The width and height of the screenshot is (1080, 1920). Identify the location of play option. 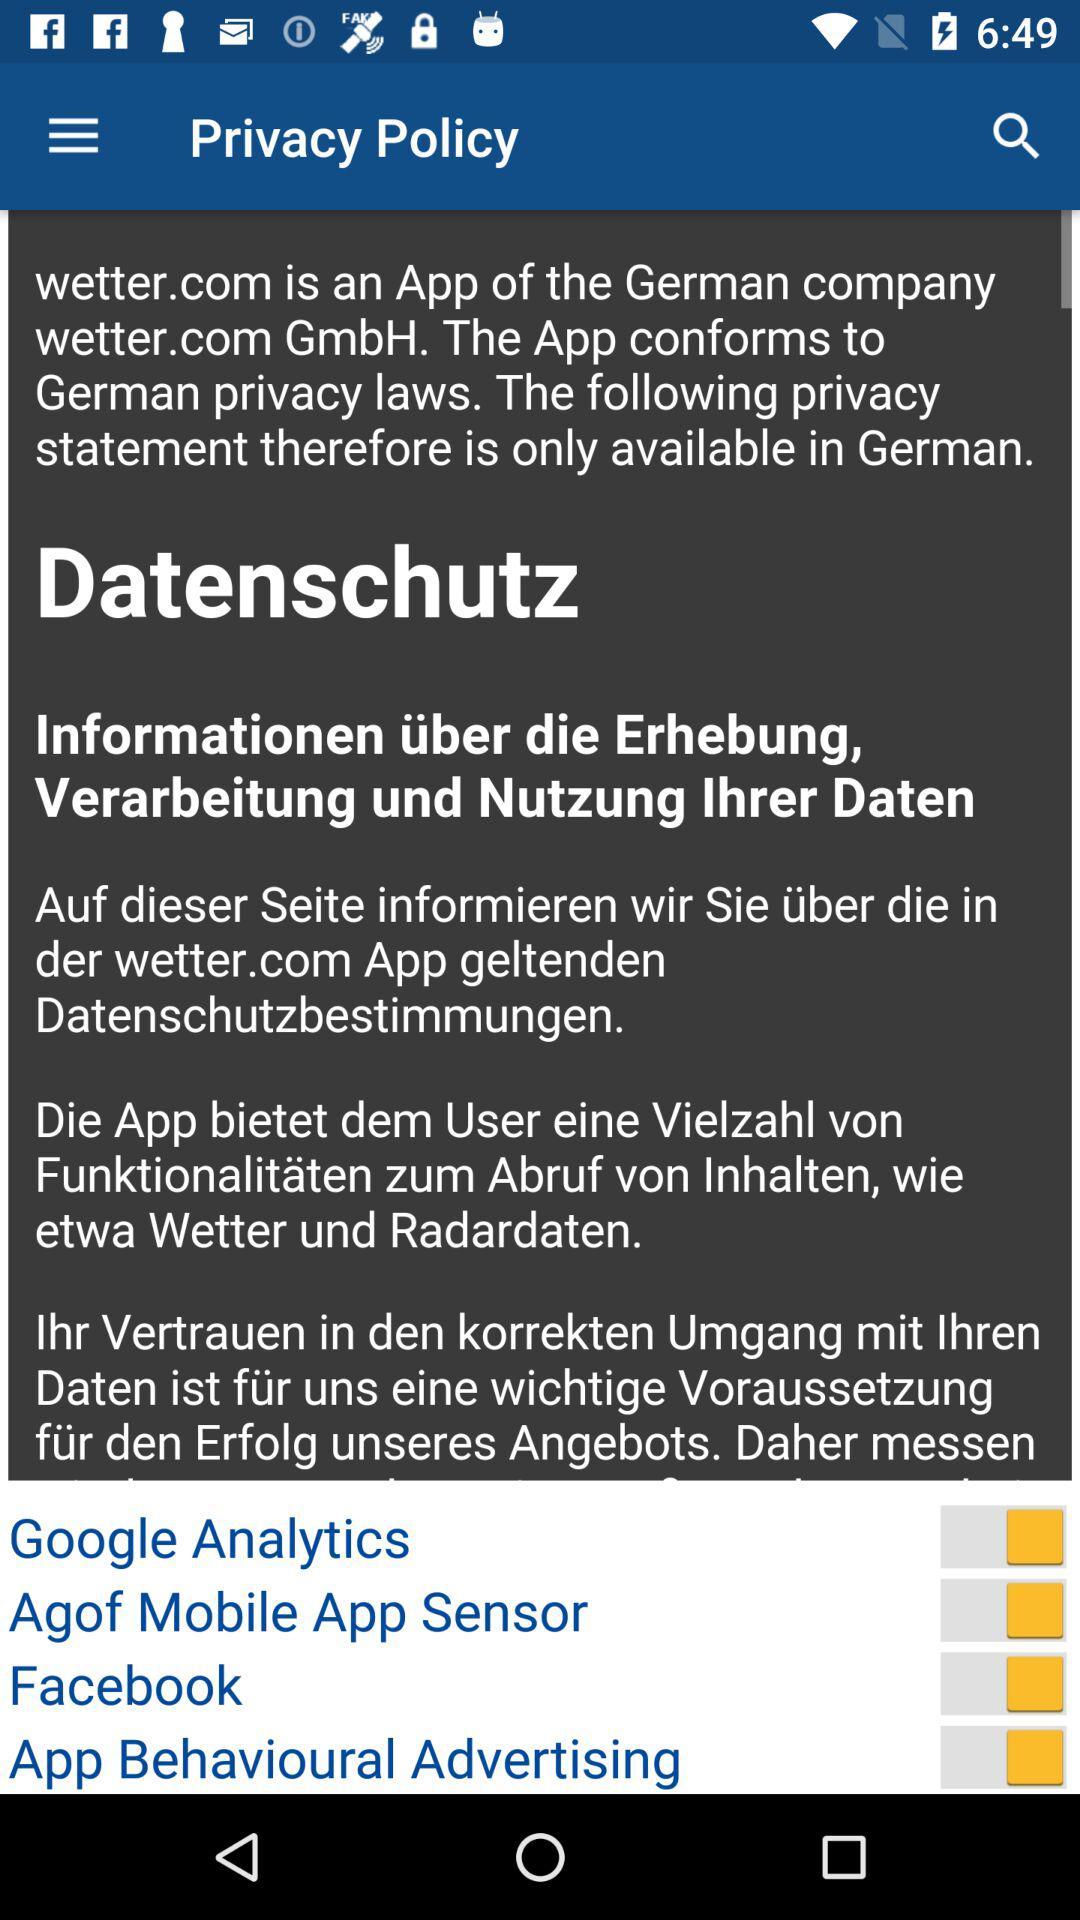
(1003, 1535).